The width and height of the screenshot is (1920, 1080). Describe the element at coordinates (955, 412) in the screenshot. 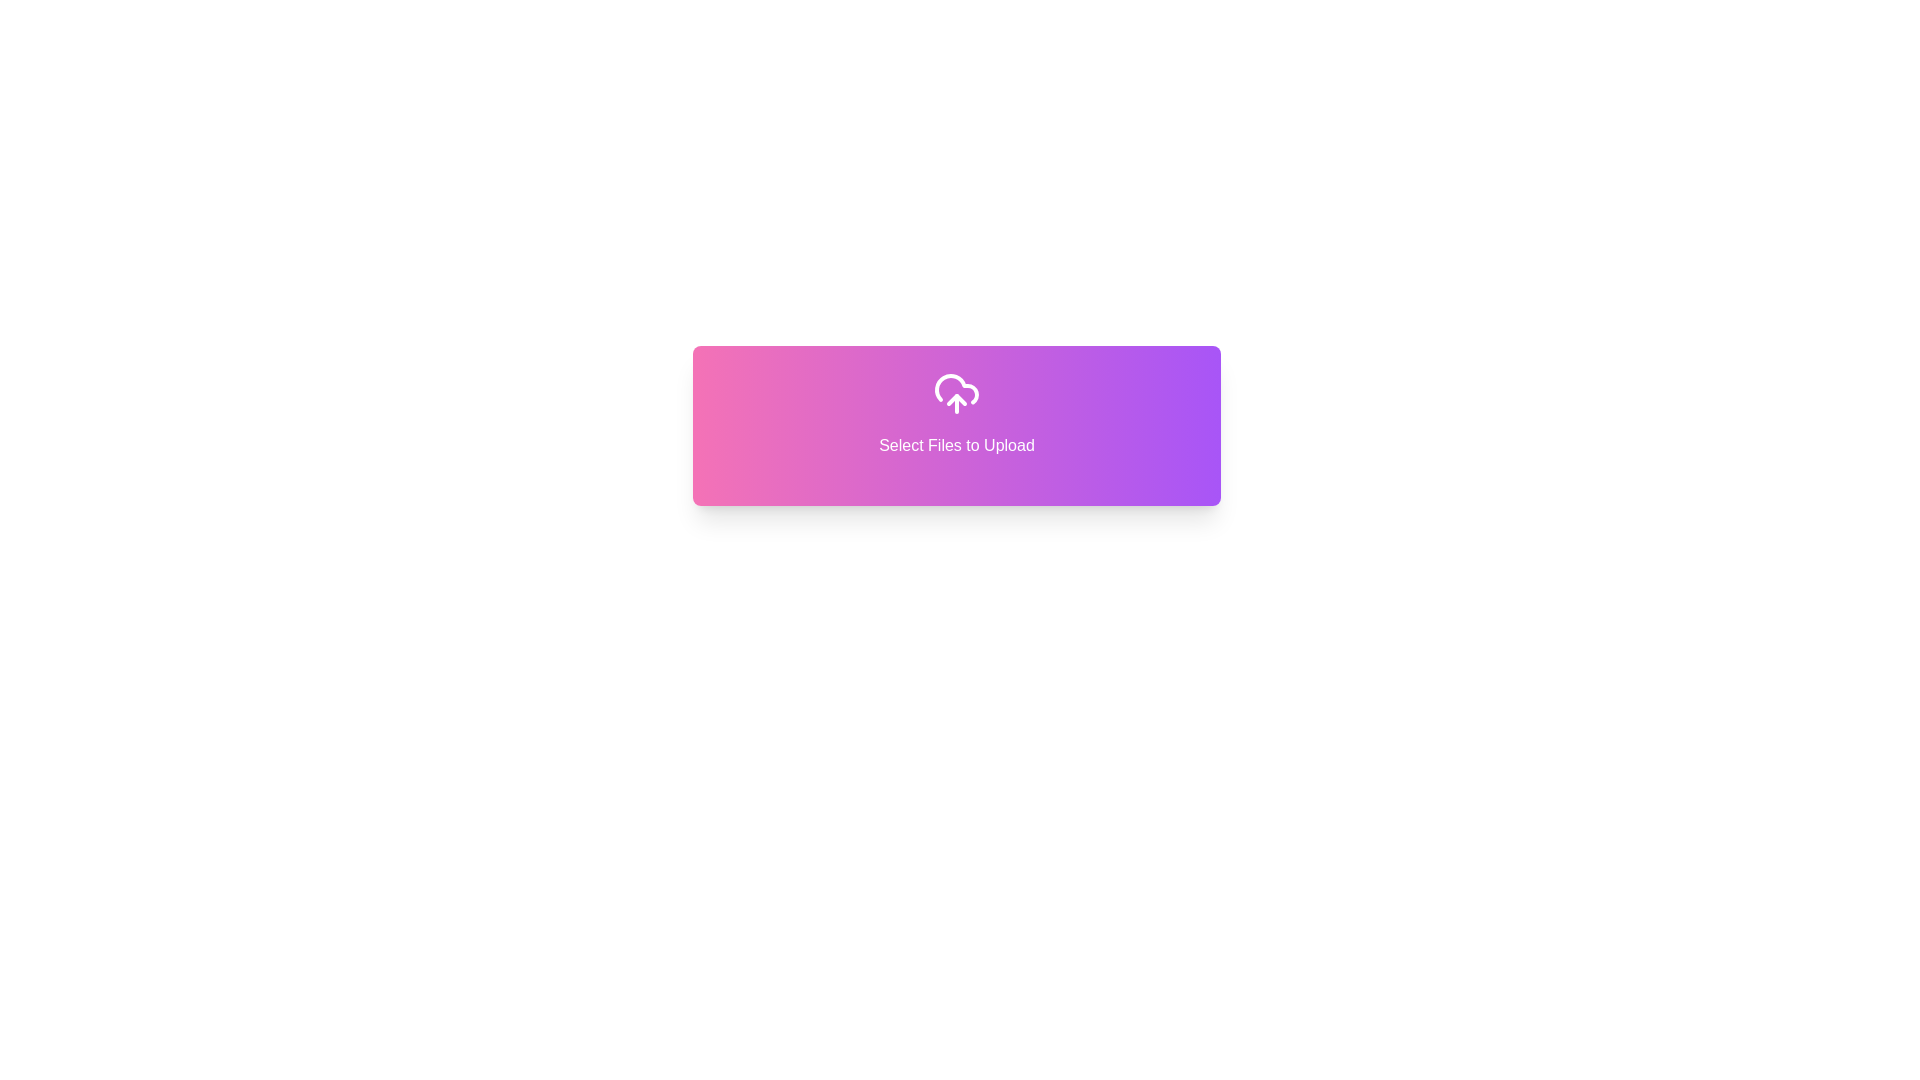

I see `the interactive button for file upload, which is centrally aligned within a rounded rectangular card with a gradient background, to receive visual feedback` at that location.